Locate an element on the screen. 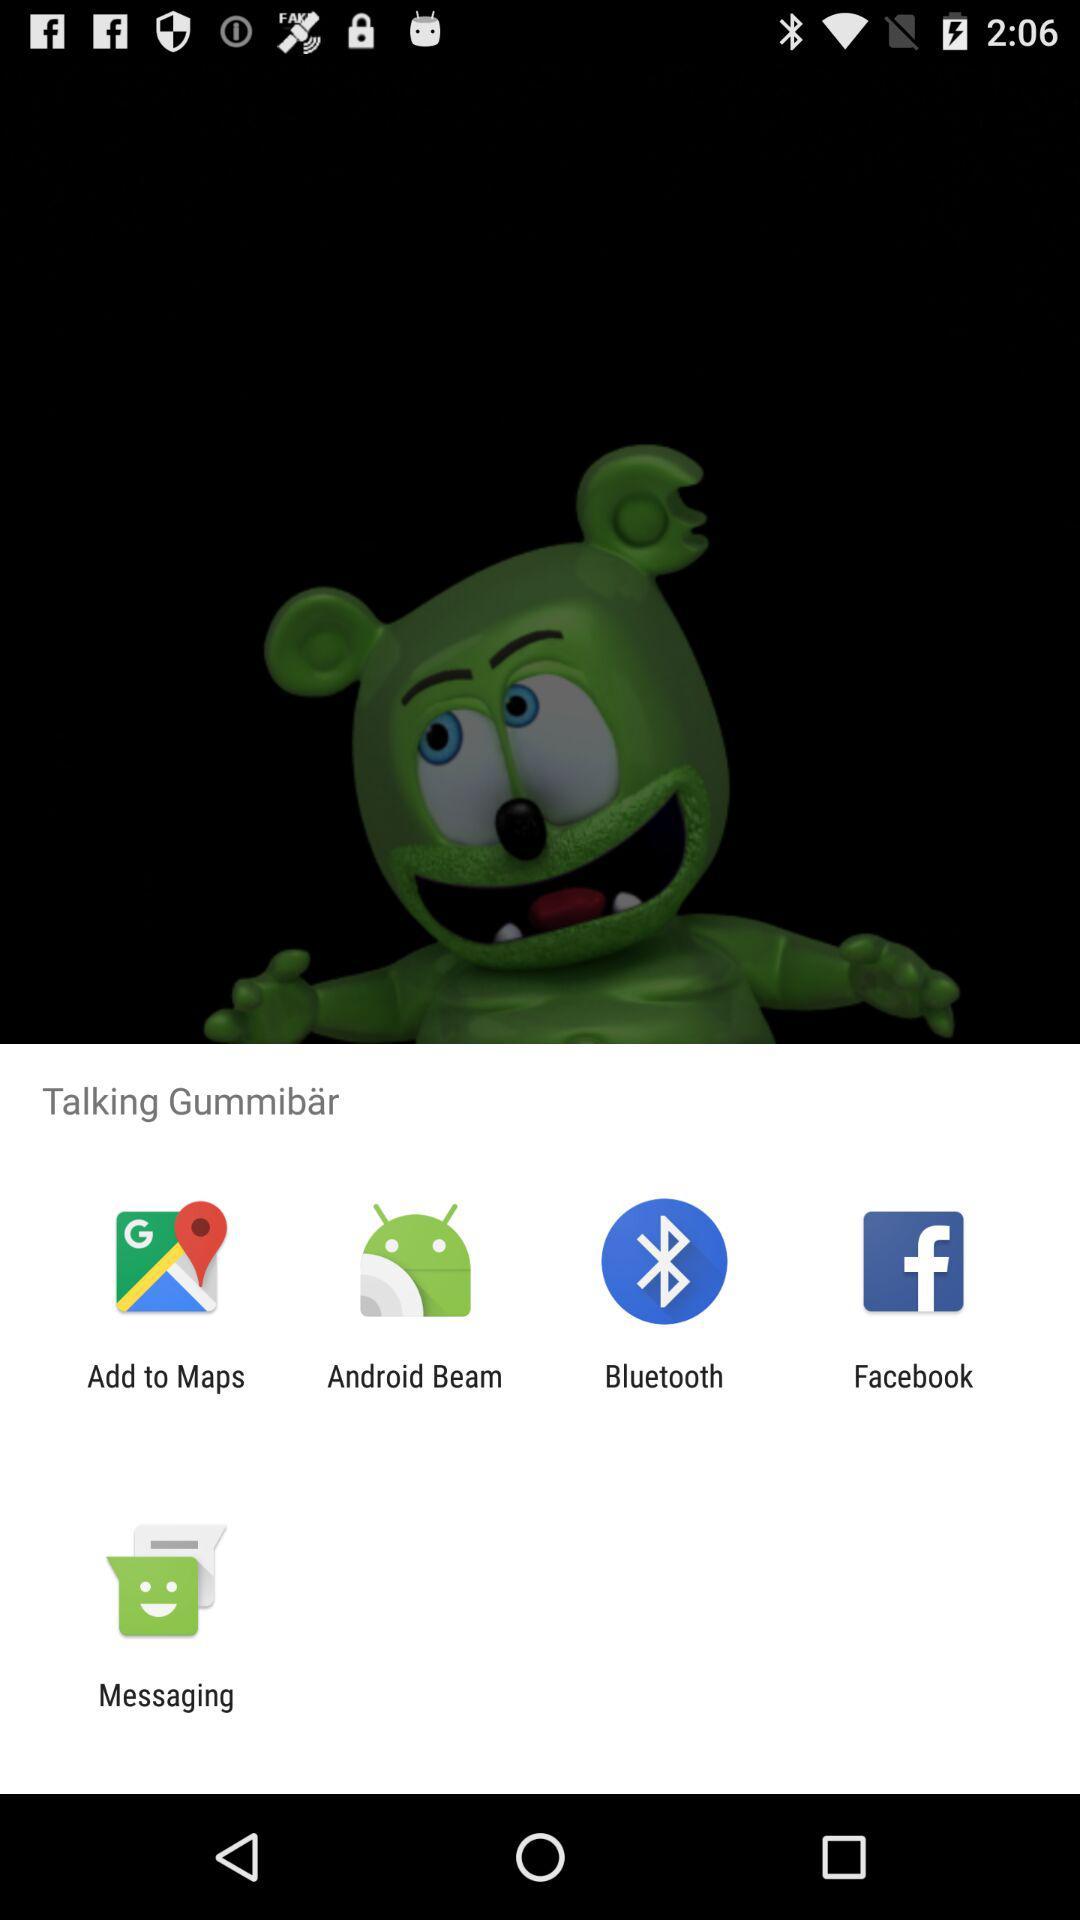  the app at the bottom right corner is located at coordinates (913, 1392).